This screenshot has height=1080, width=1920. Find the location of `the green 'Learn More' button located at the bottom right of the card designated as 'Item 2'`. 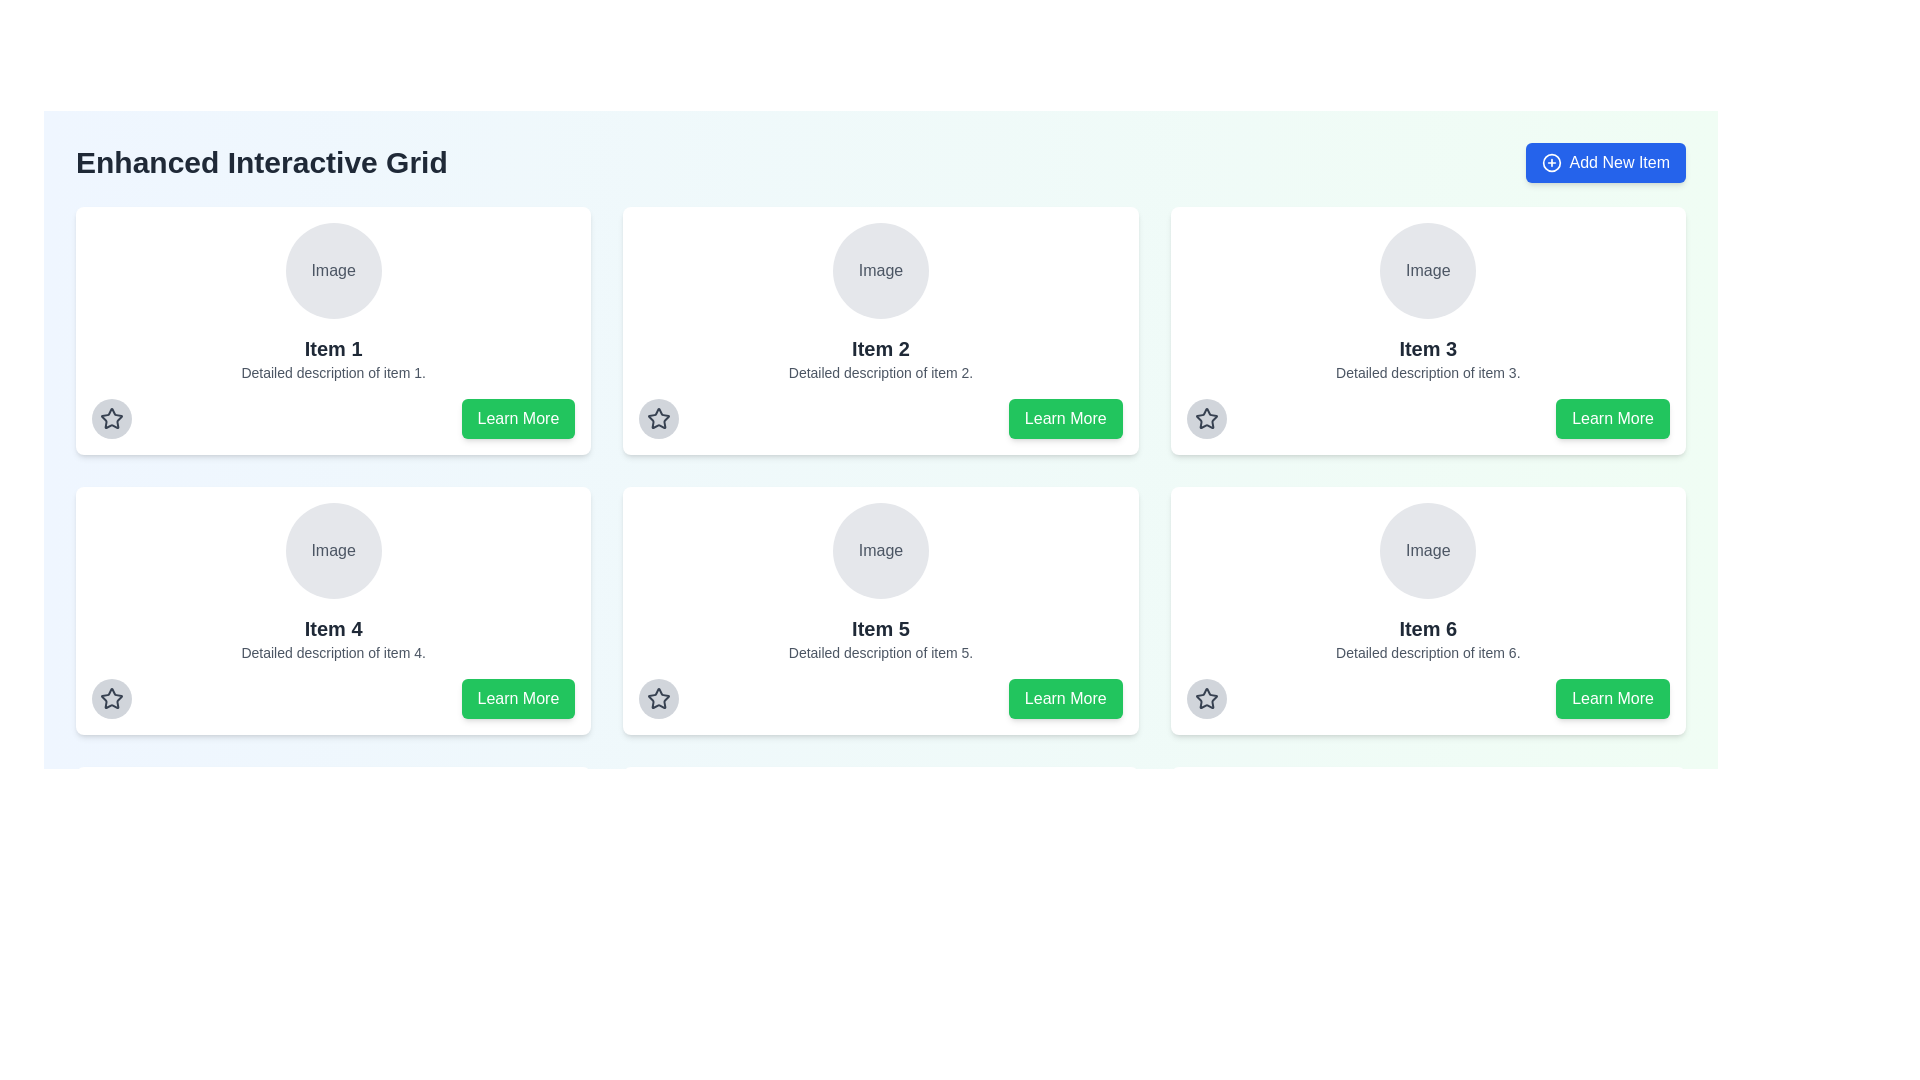

the green 'Learn More' button located at the bottom right of the card designated as 'Item 2' is located at coordinates (1064, 418).